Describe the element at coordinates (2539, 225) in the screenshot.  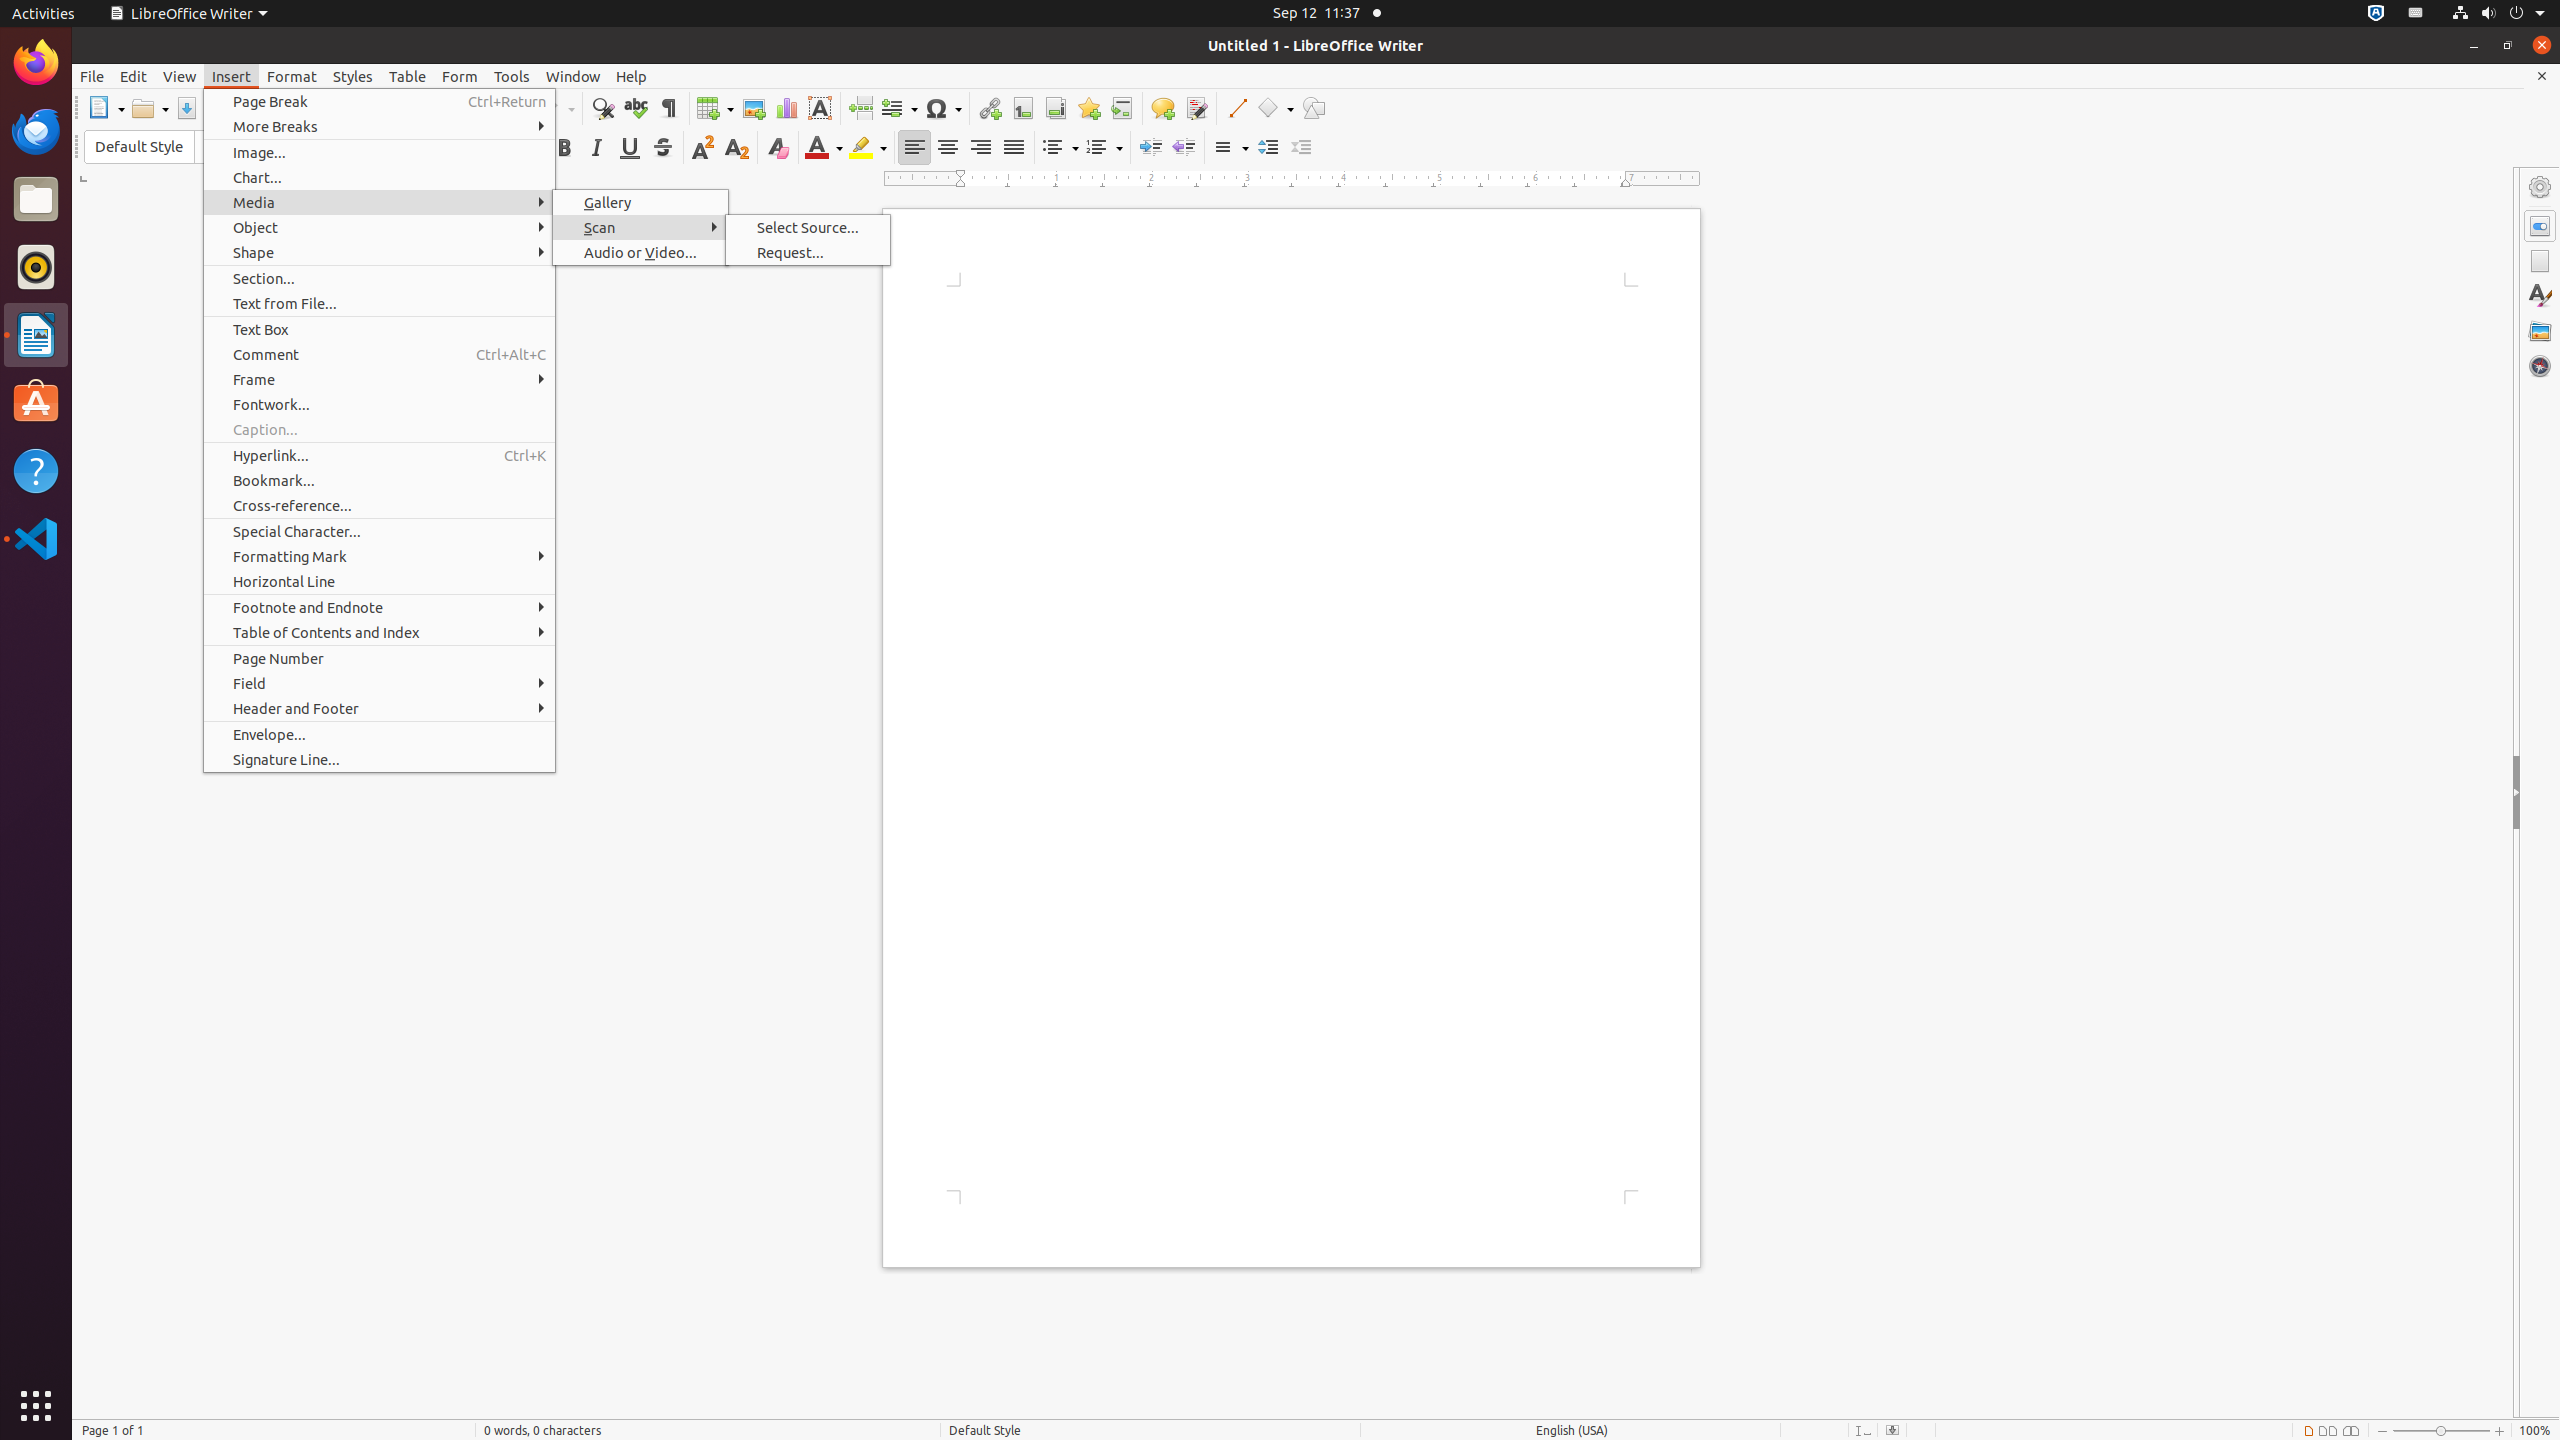
I see `'Properties'` at that location.